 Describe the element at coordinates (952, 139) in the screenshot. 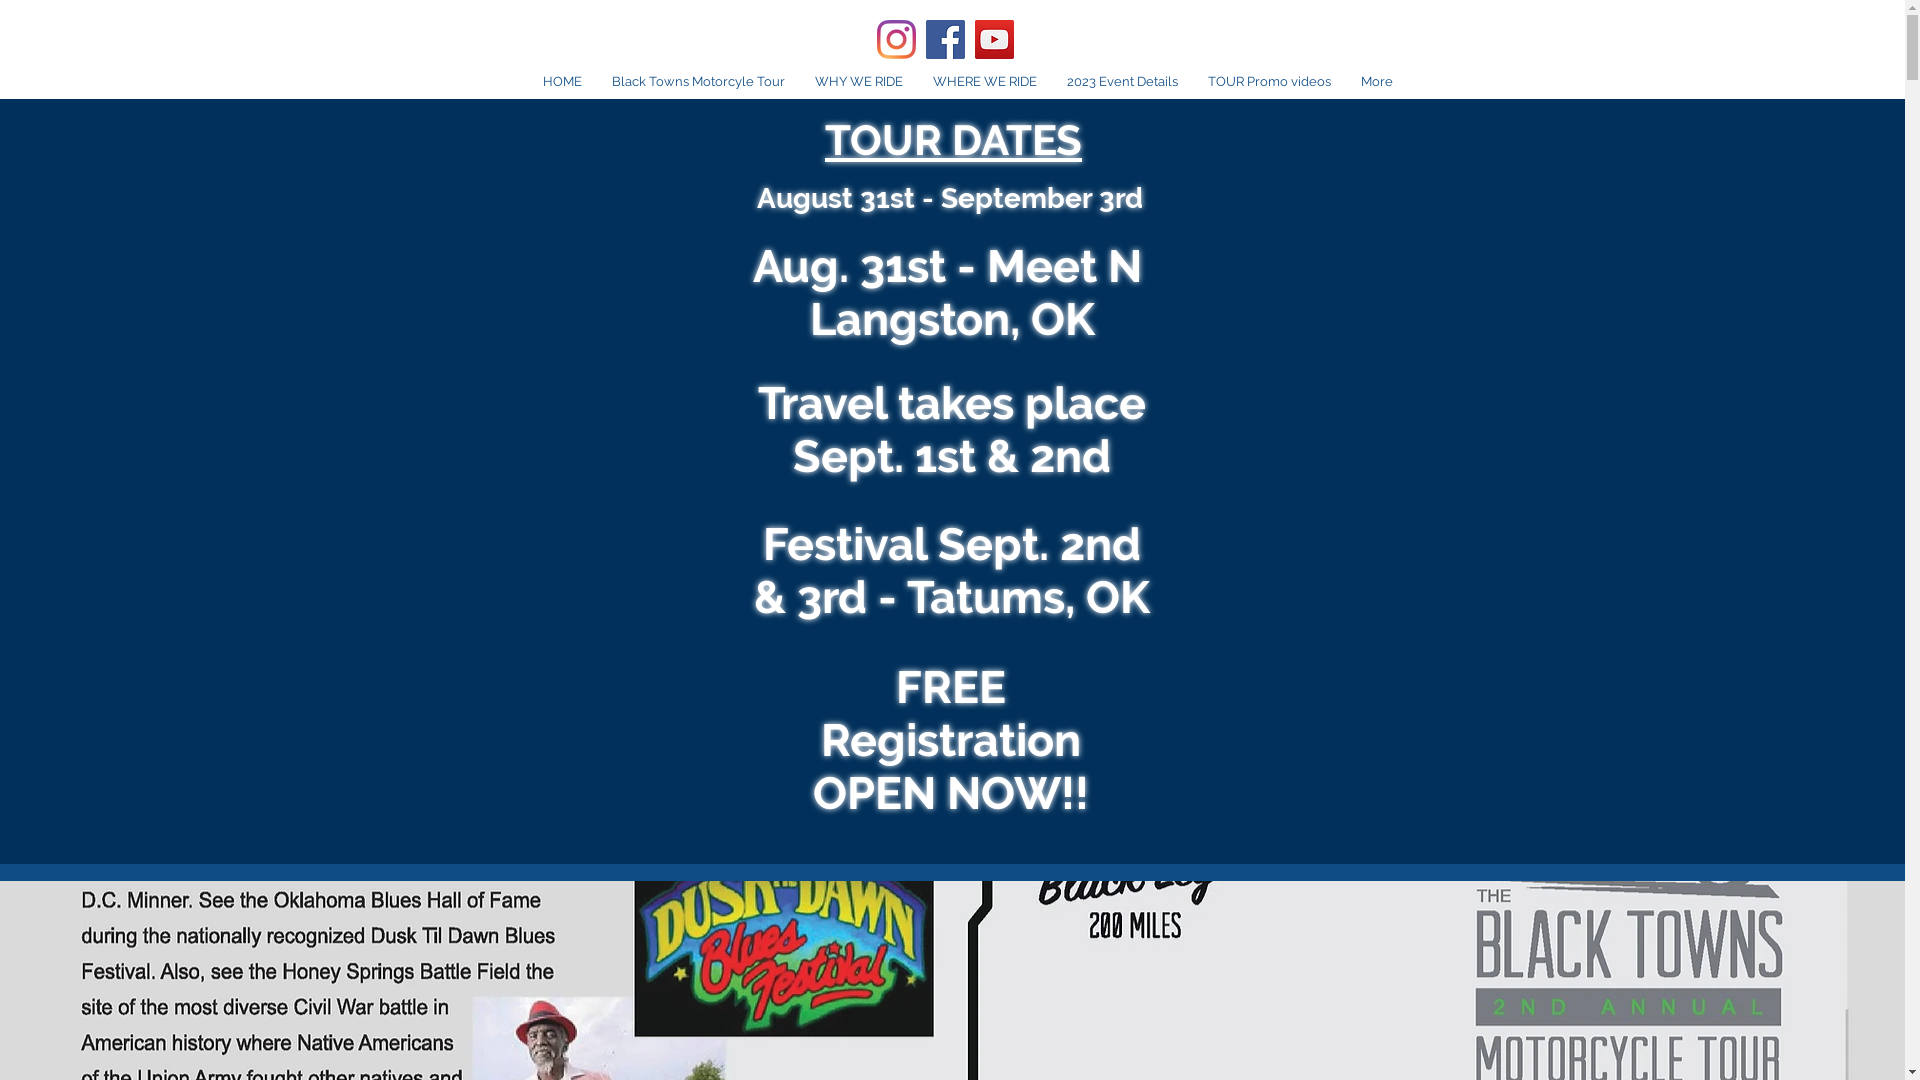

I see `'TOUR DATES'` at that location.